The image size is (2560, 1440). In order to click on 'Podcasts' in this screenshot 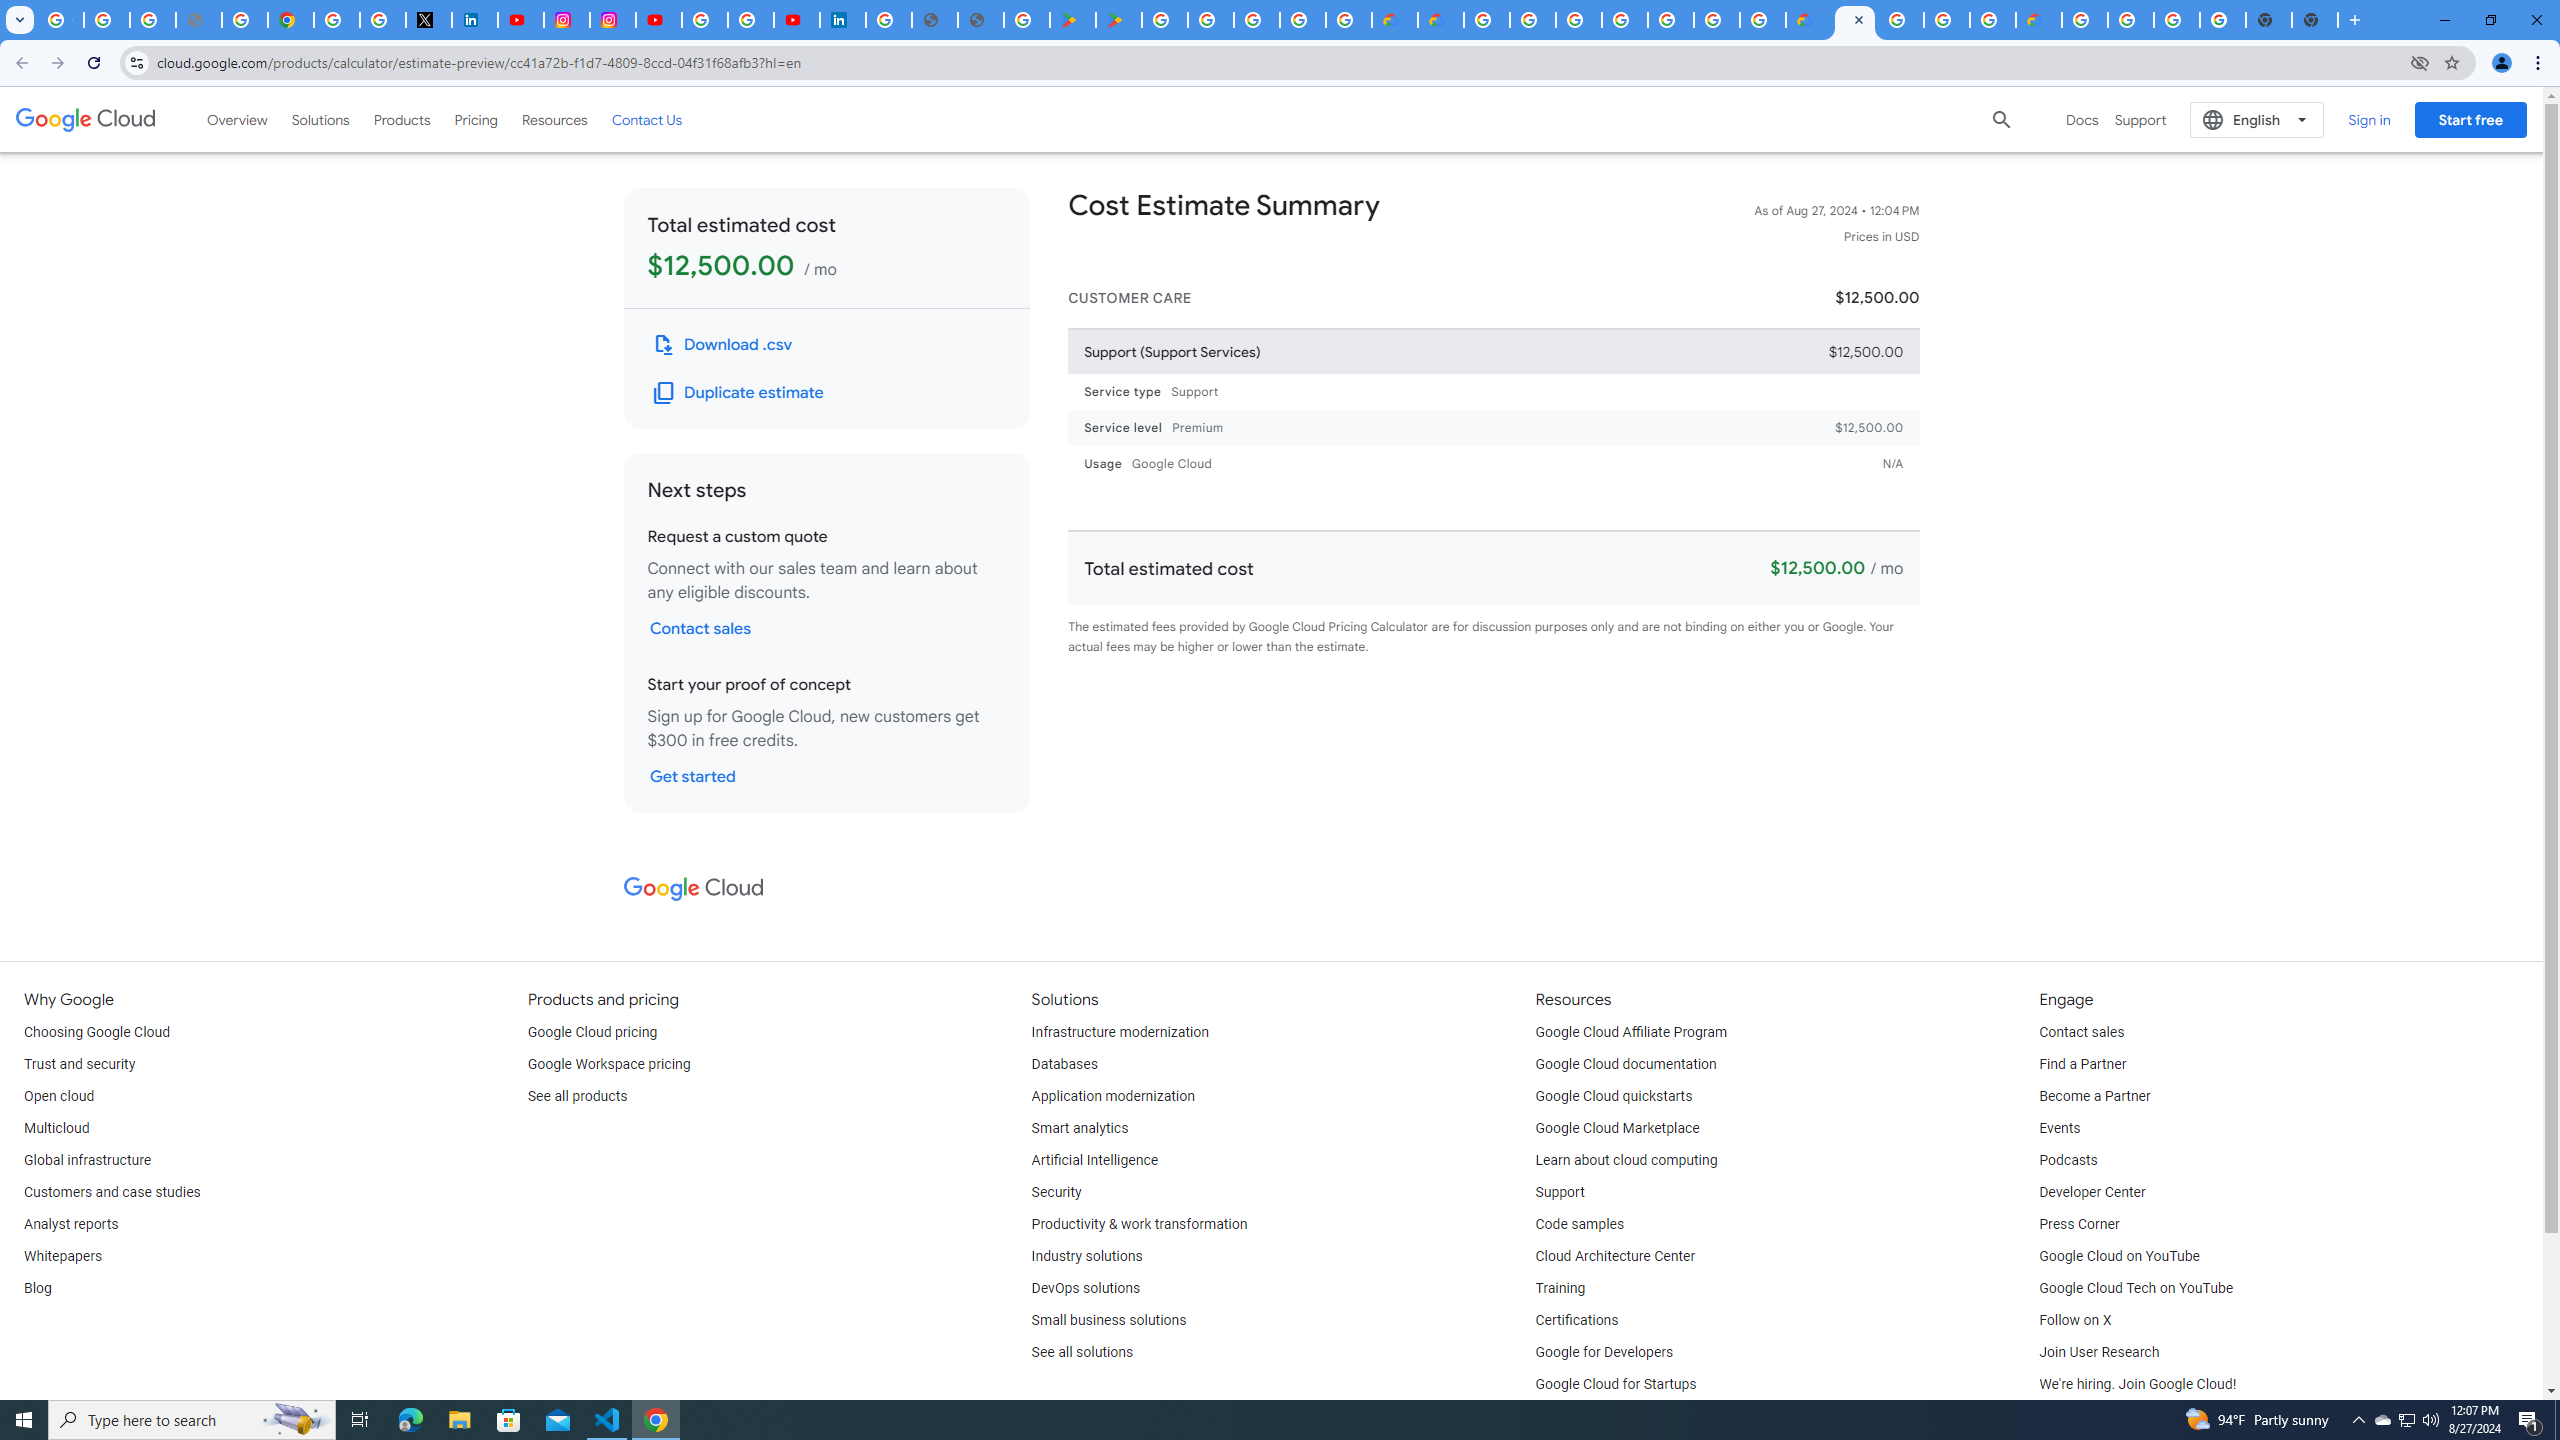, I will do `click(2067, 1160)`.